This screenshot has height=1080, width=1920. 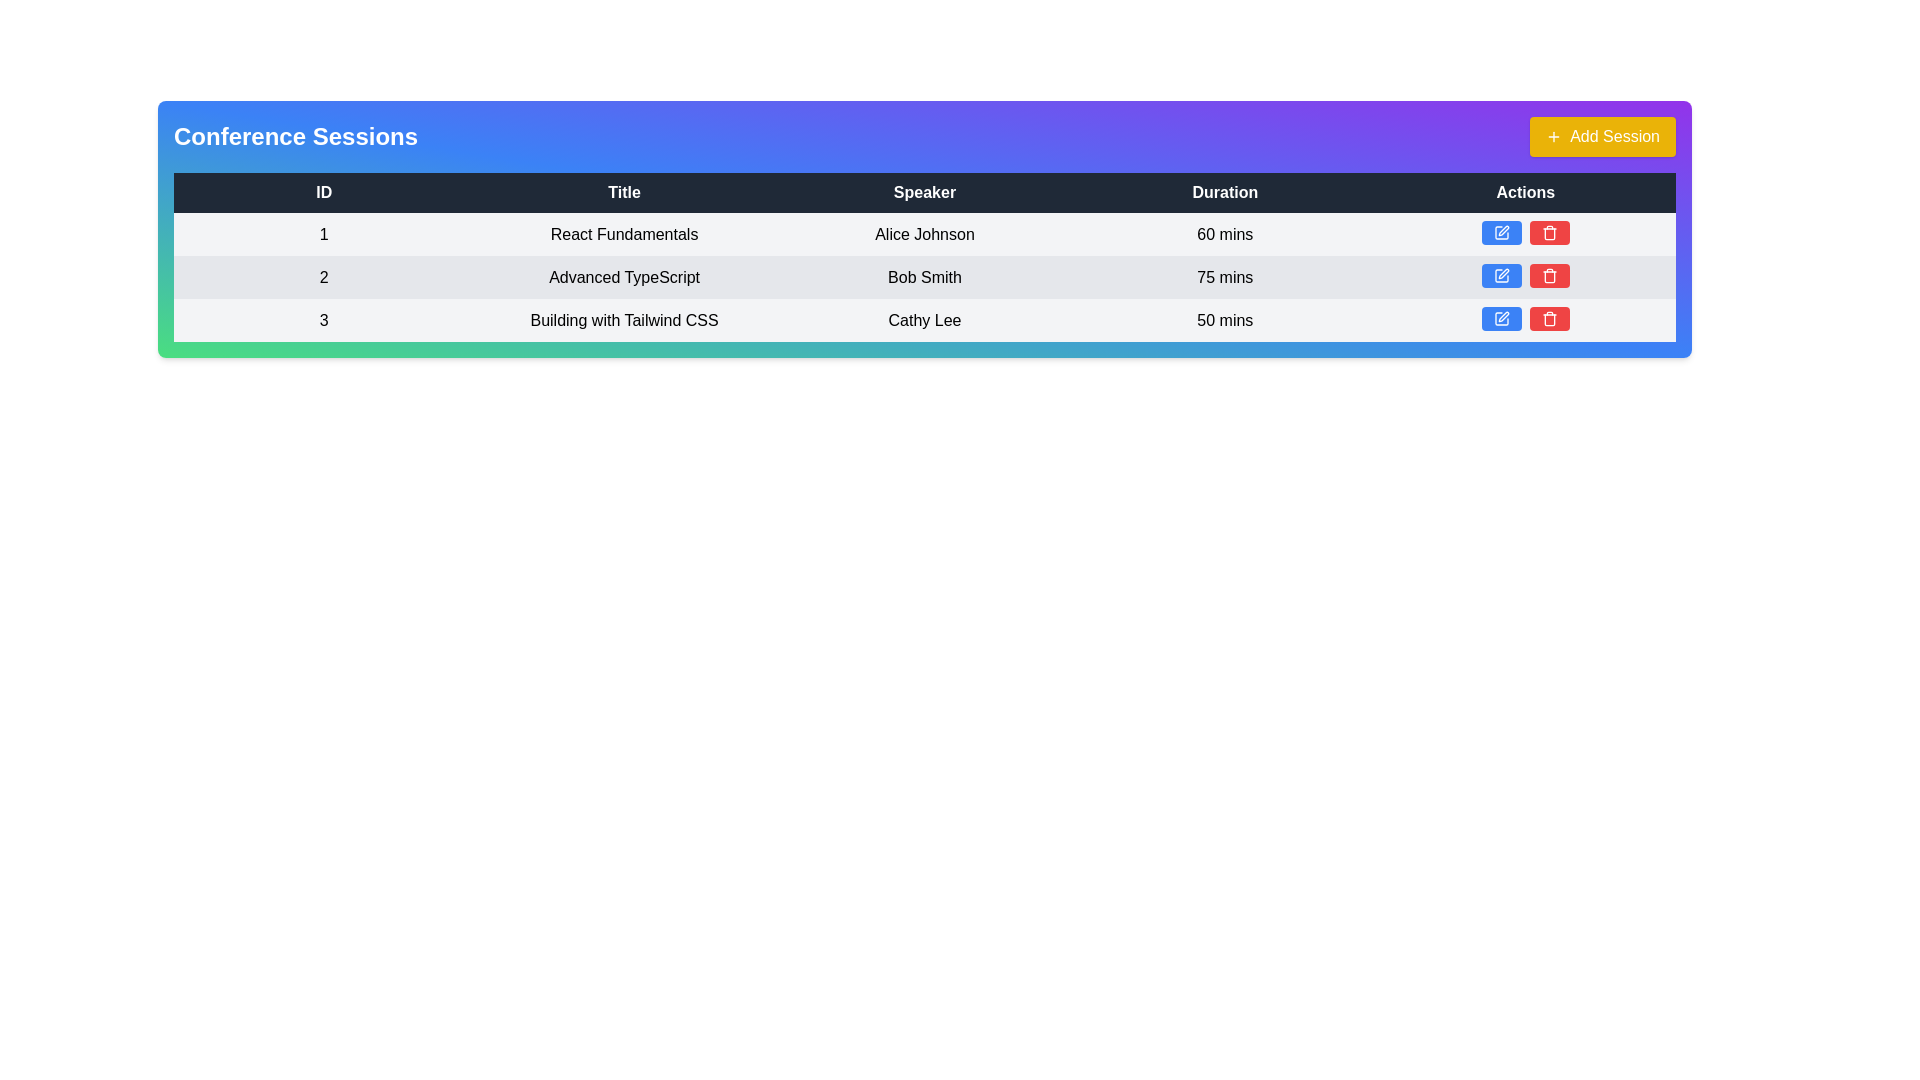 What do you see at coordinates (1501, 318) in the screenshot?
I see `the edit button located in the Actions column of the third row in the Conference Sessions table` at bounding box center [1501, 318].